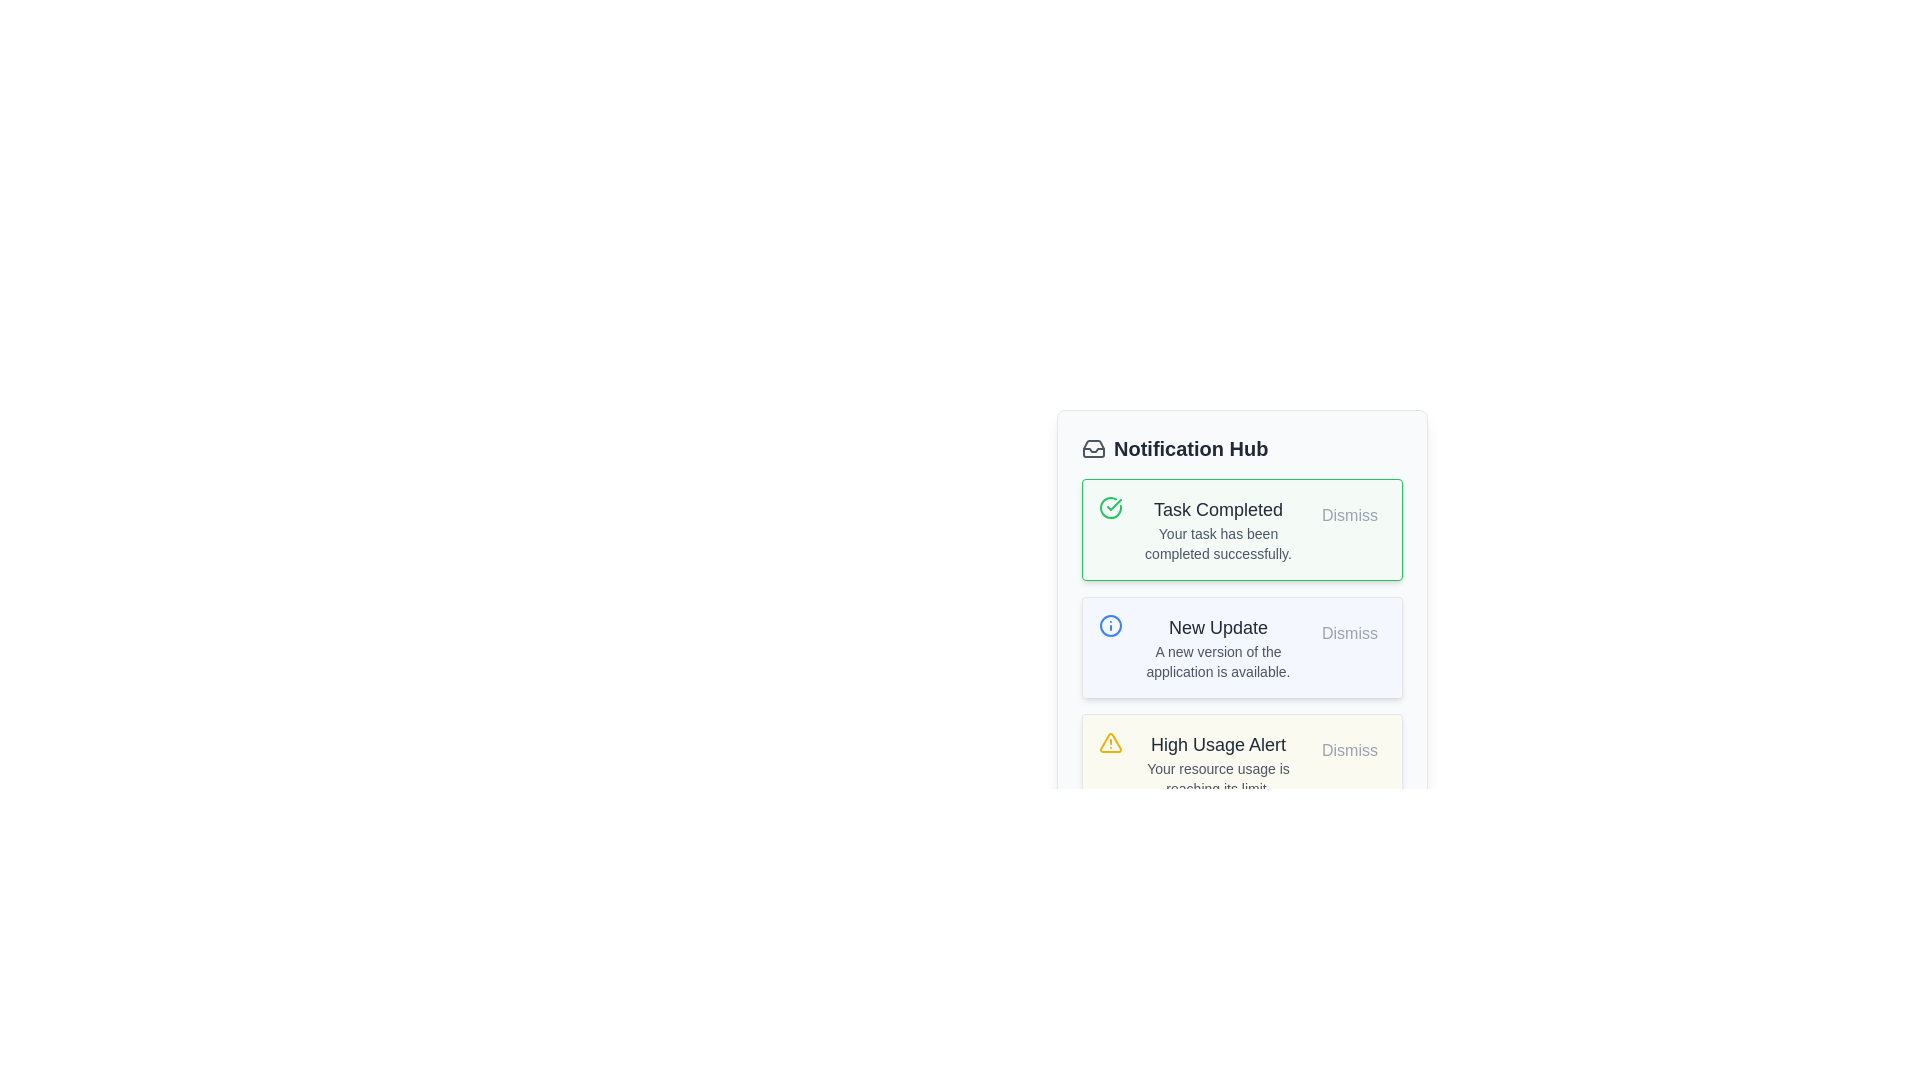 The image size is (1920, 1080). Describe the element at coordinates (1109, 743) in the screenshot. I see `the triangular warning icon with a yellow border and an exclamation mark inside, located at the top-left of the 'High Usage Alert' notification card` at that location.